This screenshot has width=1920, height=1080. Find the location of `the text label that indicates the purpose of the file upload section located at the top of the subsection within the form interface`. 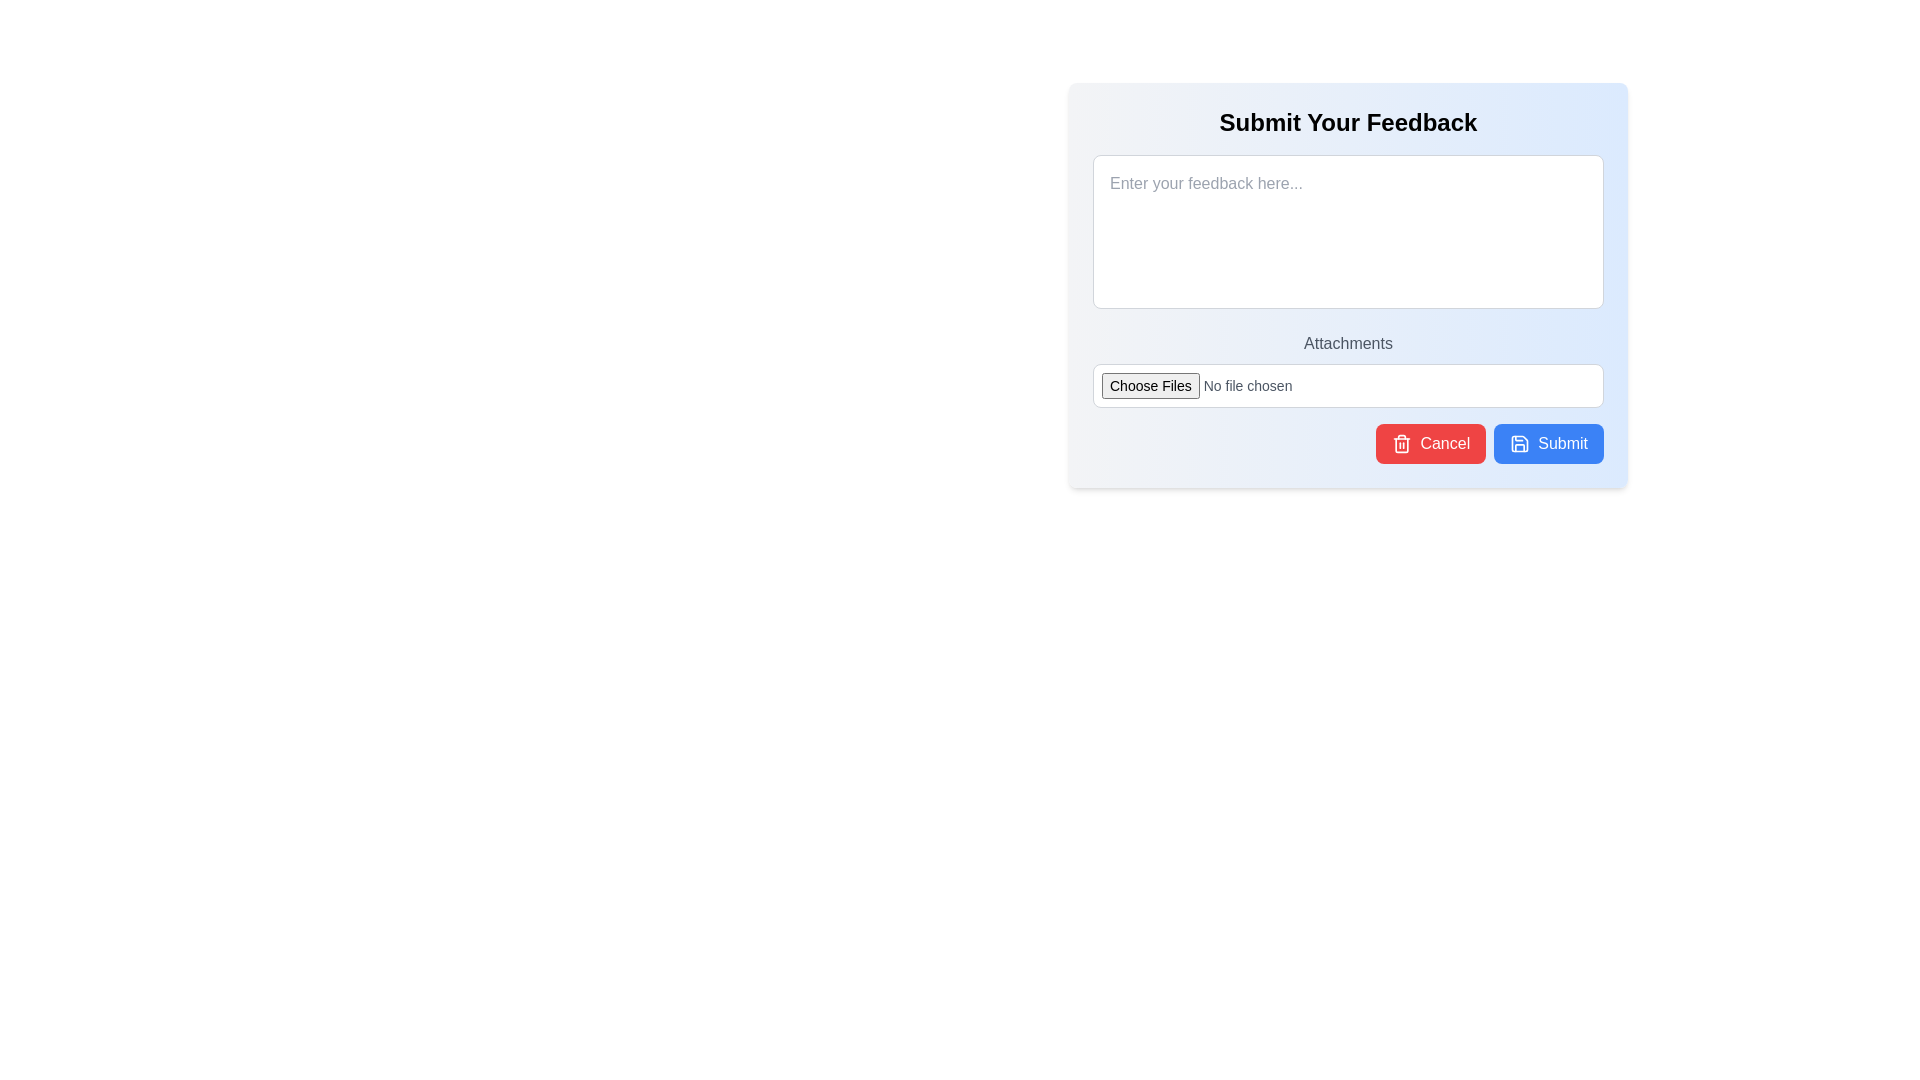

the text label that indicates the purpose of the file upload section located at the top of the subsection within the form interface is located at coordinates (1348, 342).